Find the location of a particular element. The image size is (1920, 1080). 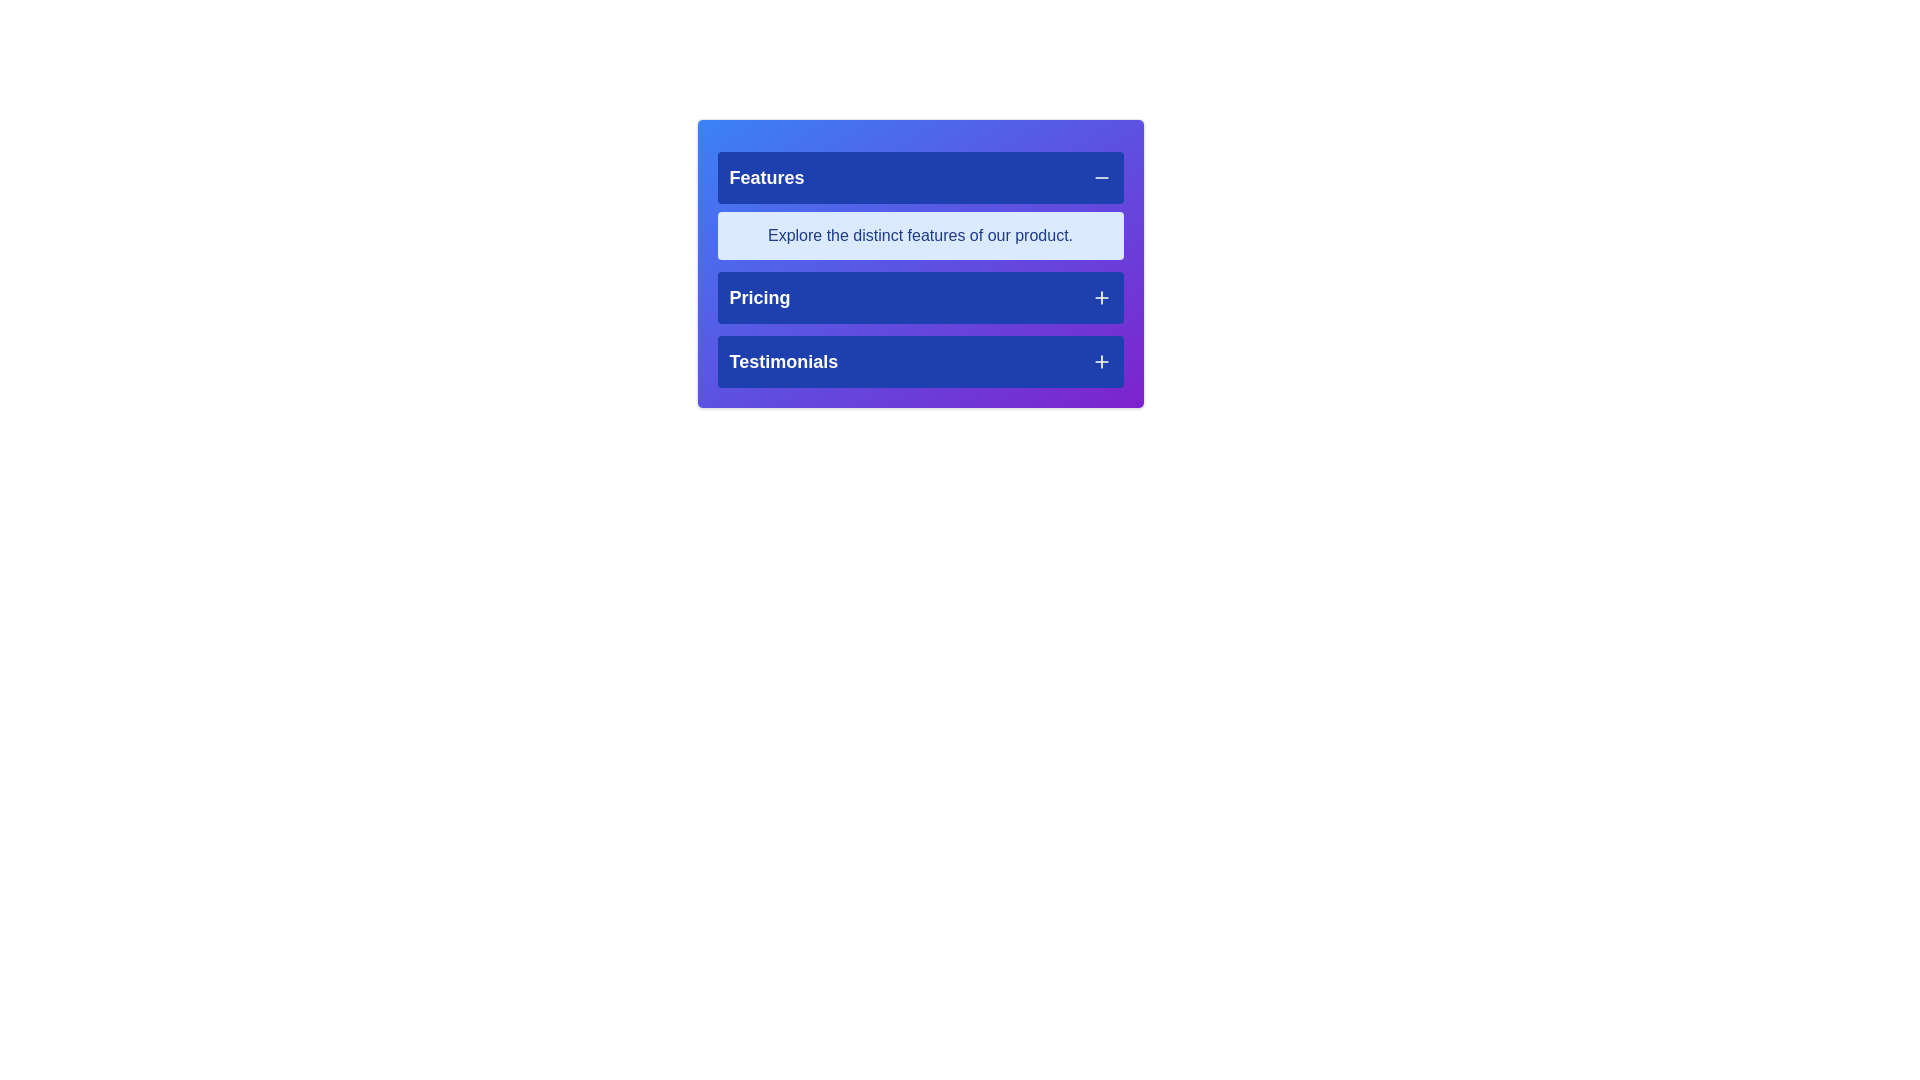

the 'Testimonials' Text Label, which identifies the section within a blue box at the bottom of a vertical list of menu items is located at coordinates (782, 362).